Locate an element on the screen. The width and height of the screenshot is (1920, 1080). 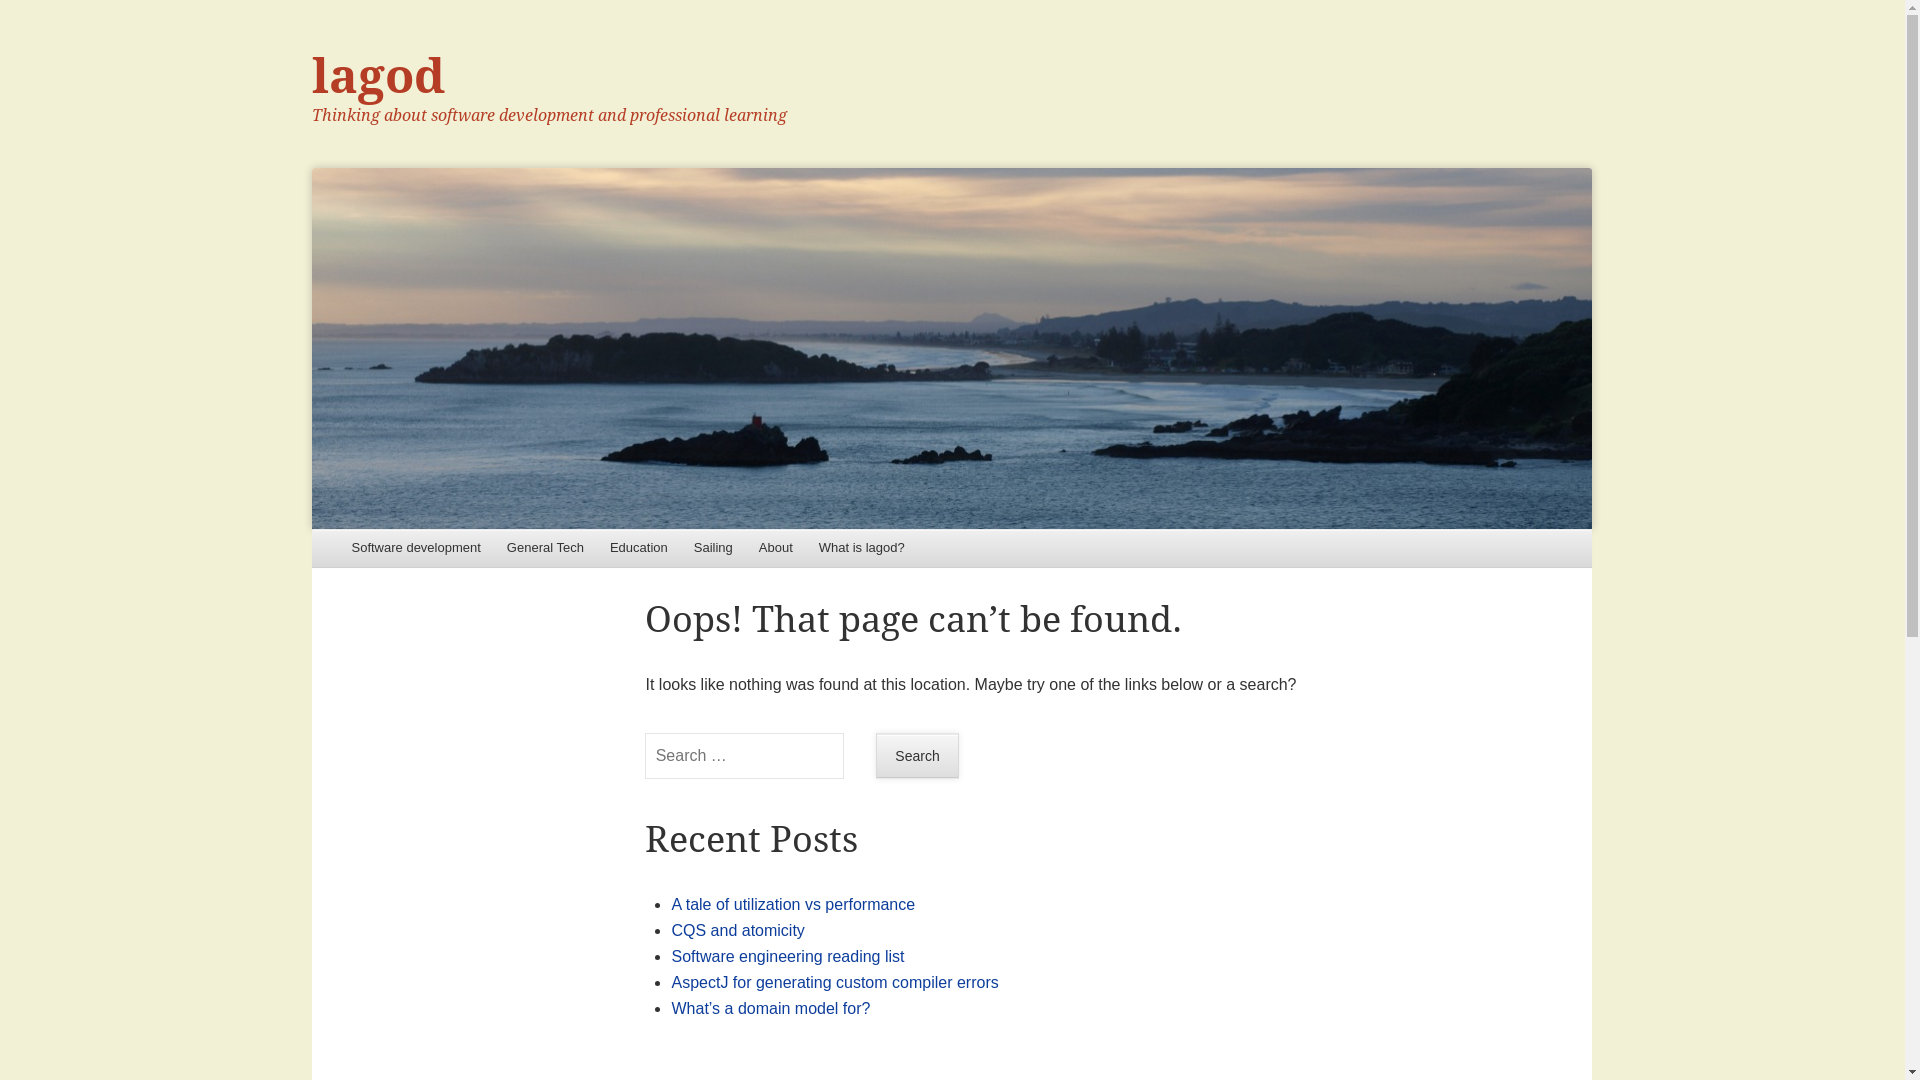
'What is lagod?' is located at coordinates (806, 548).